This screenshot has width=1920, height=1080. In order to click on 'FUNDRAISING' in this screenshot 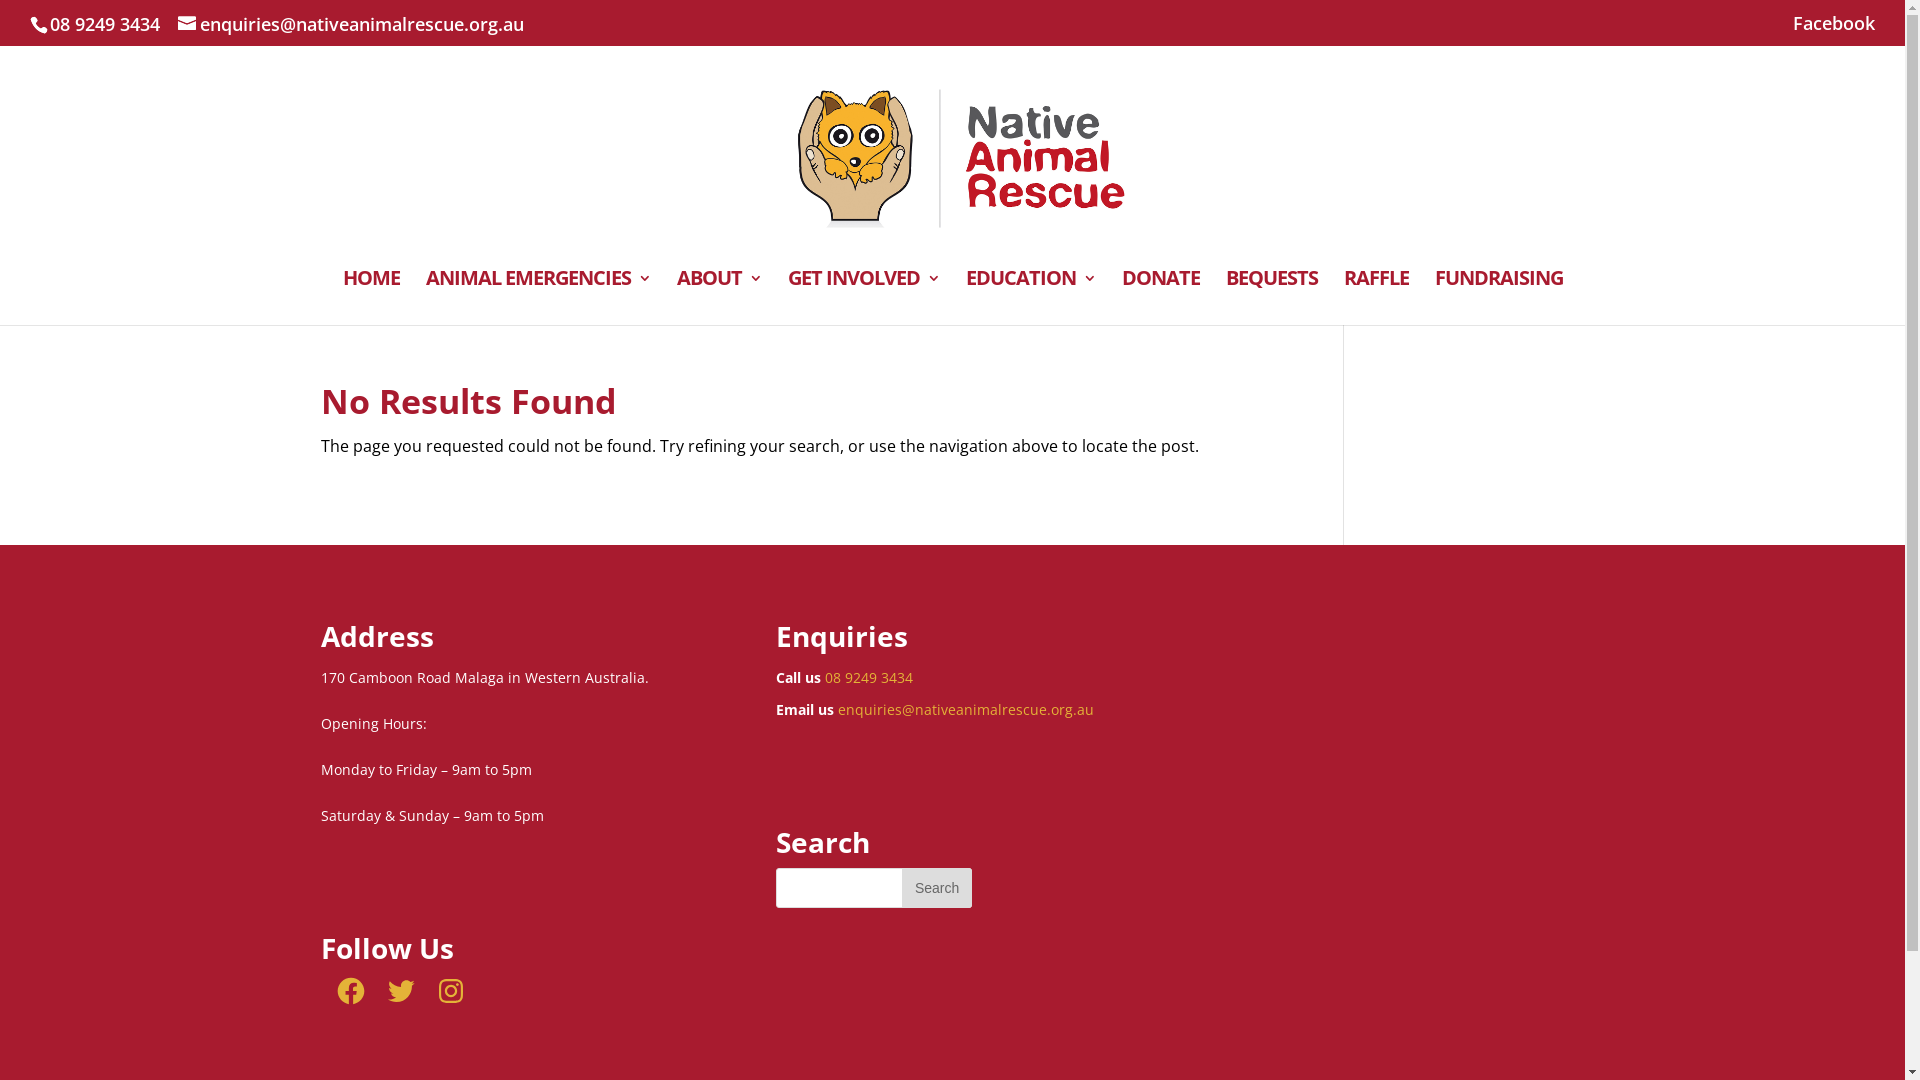, I will do `click(1497, 297)`.